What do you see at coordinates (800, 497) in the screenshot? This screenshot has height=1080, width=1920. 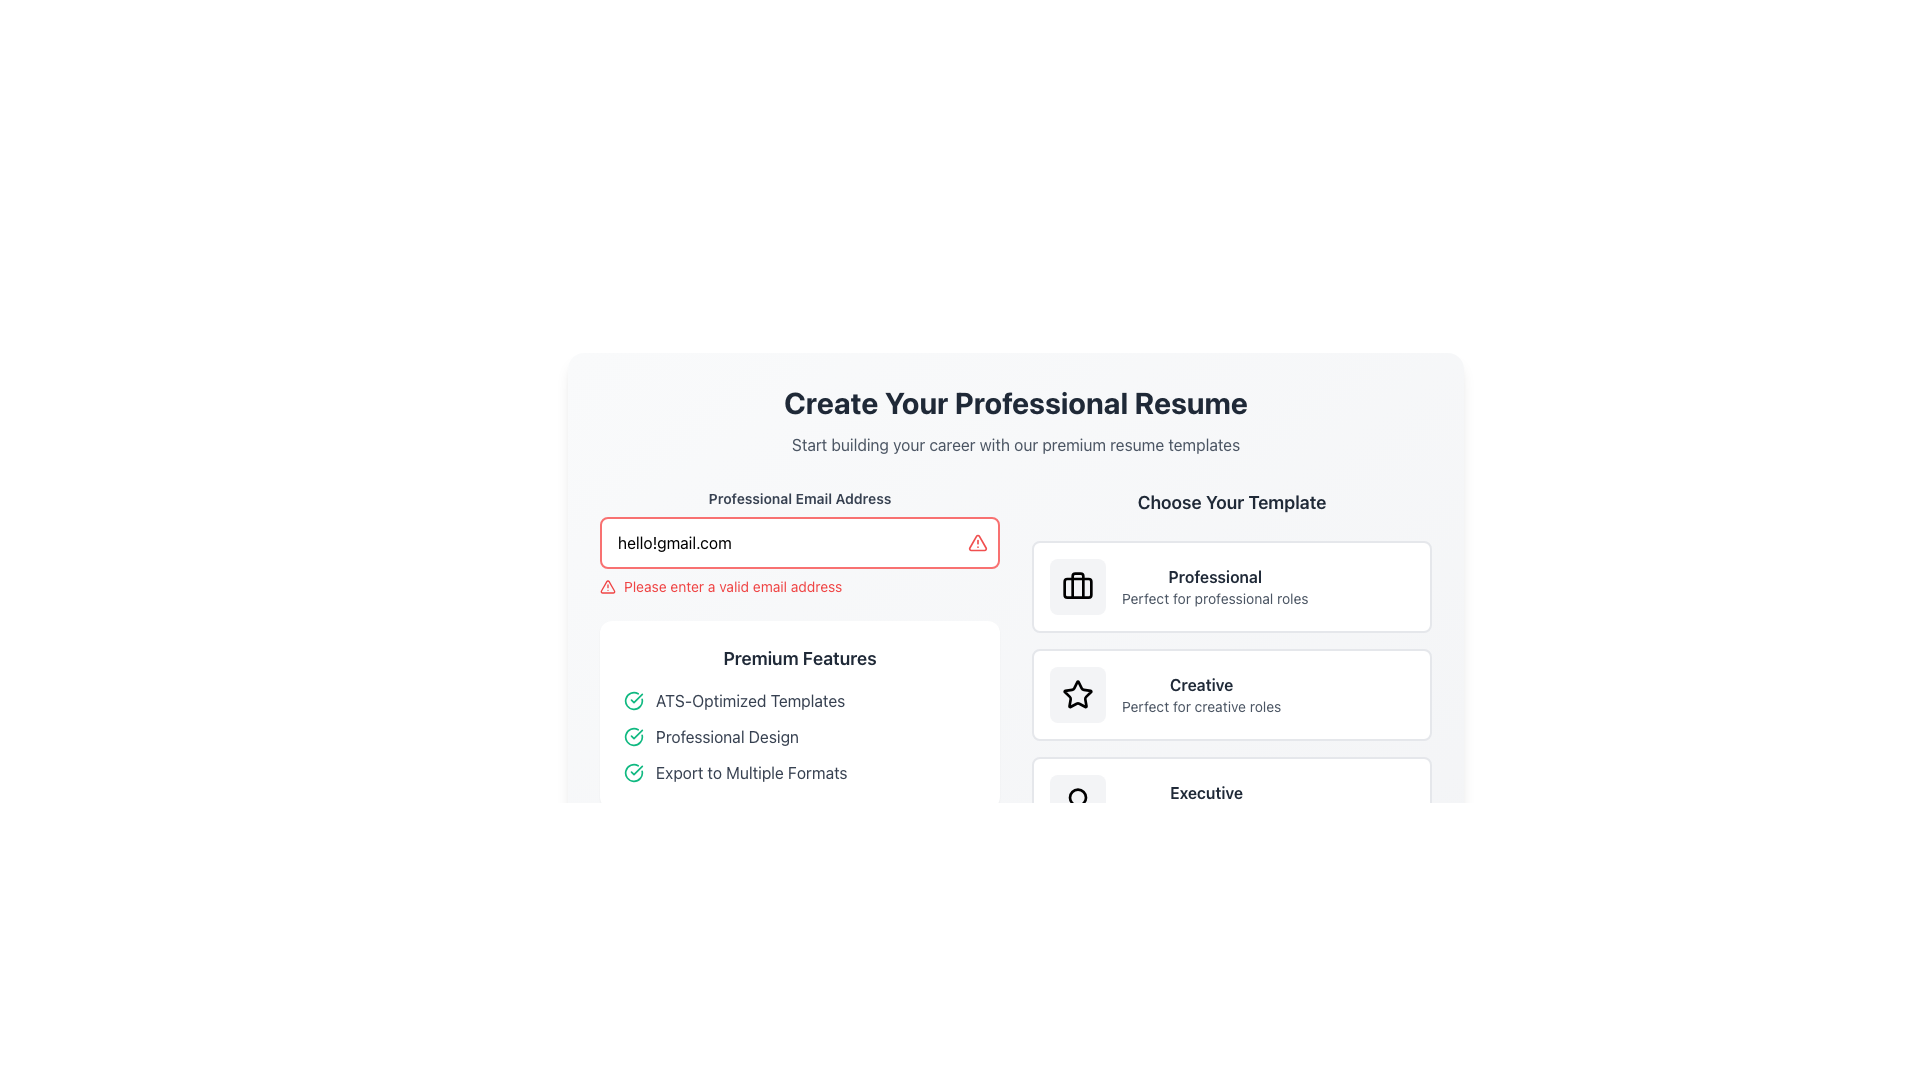 I see `the text label that says 'Professional Email Address', which is prominently styled in bold and located above the email input field` at bounding box center [800, 497].